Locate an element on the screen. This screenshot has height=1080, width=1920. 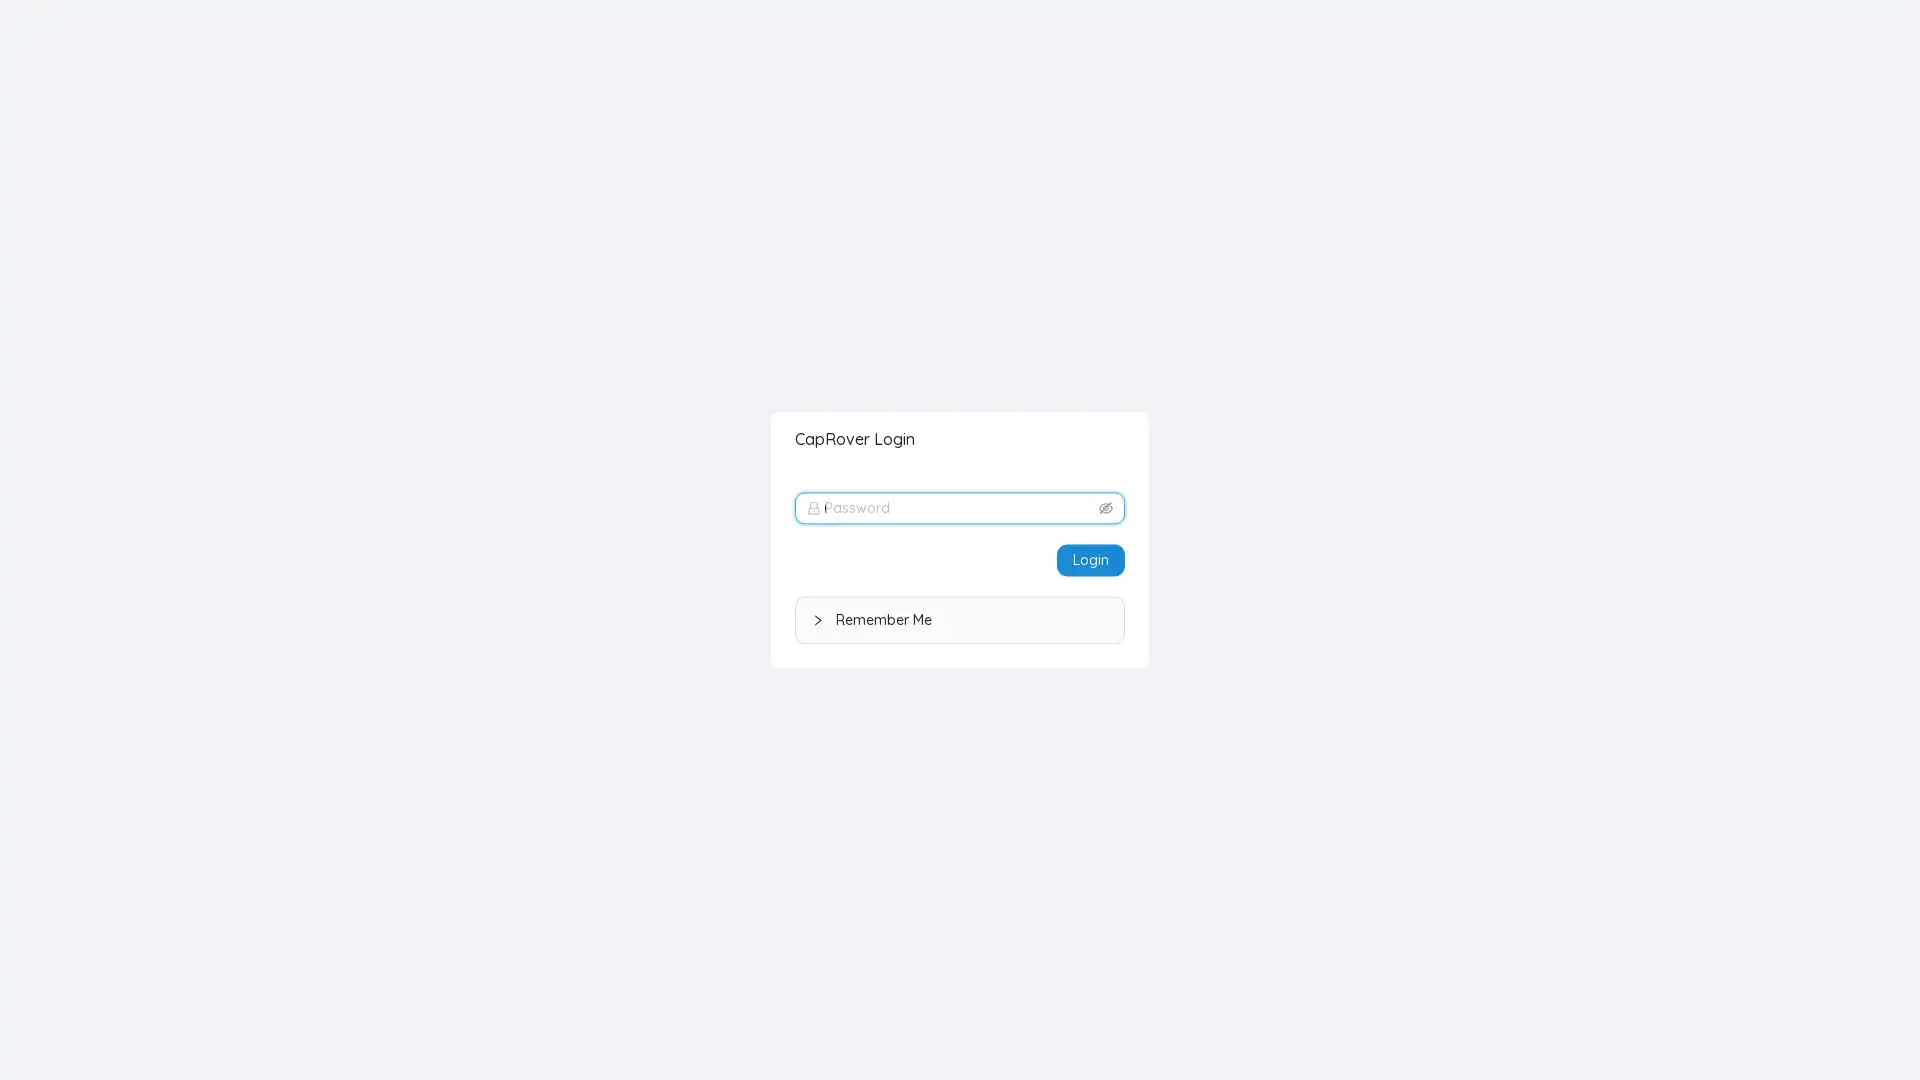
Login is located at coordinates (1089, 559).